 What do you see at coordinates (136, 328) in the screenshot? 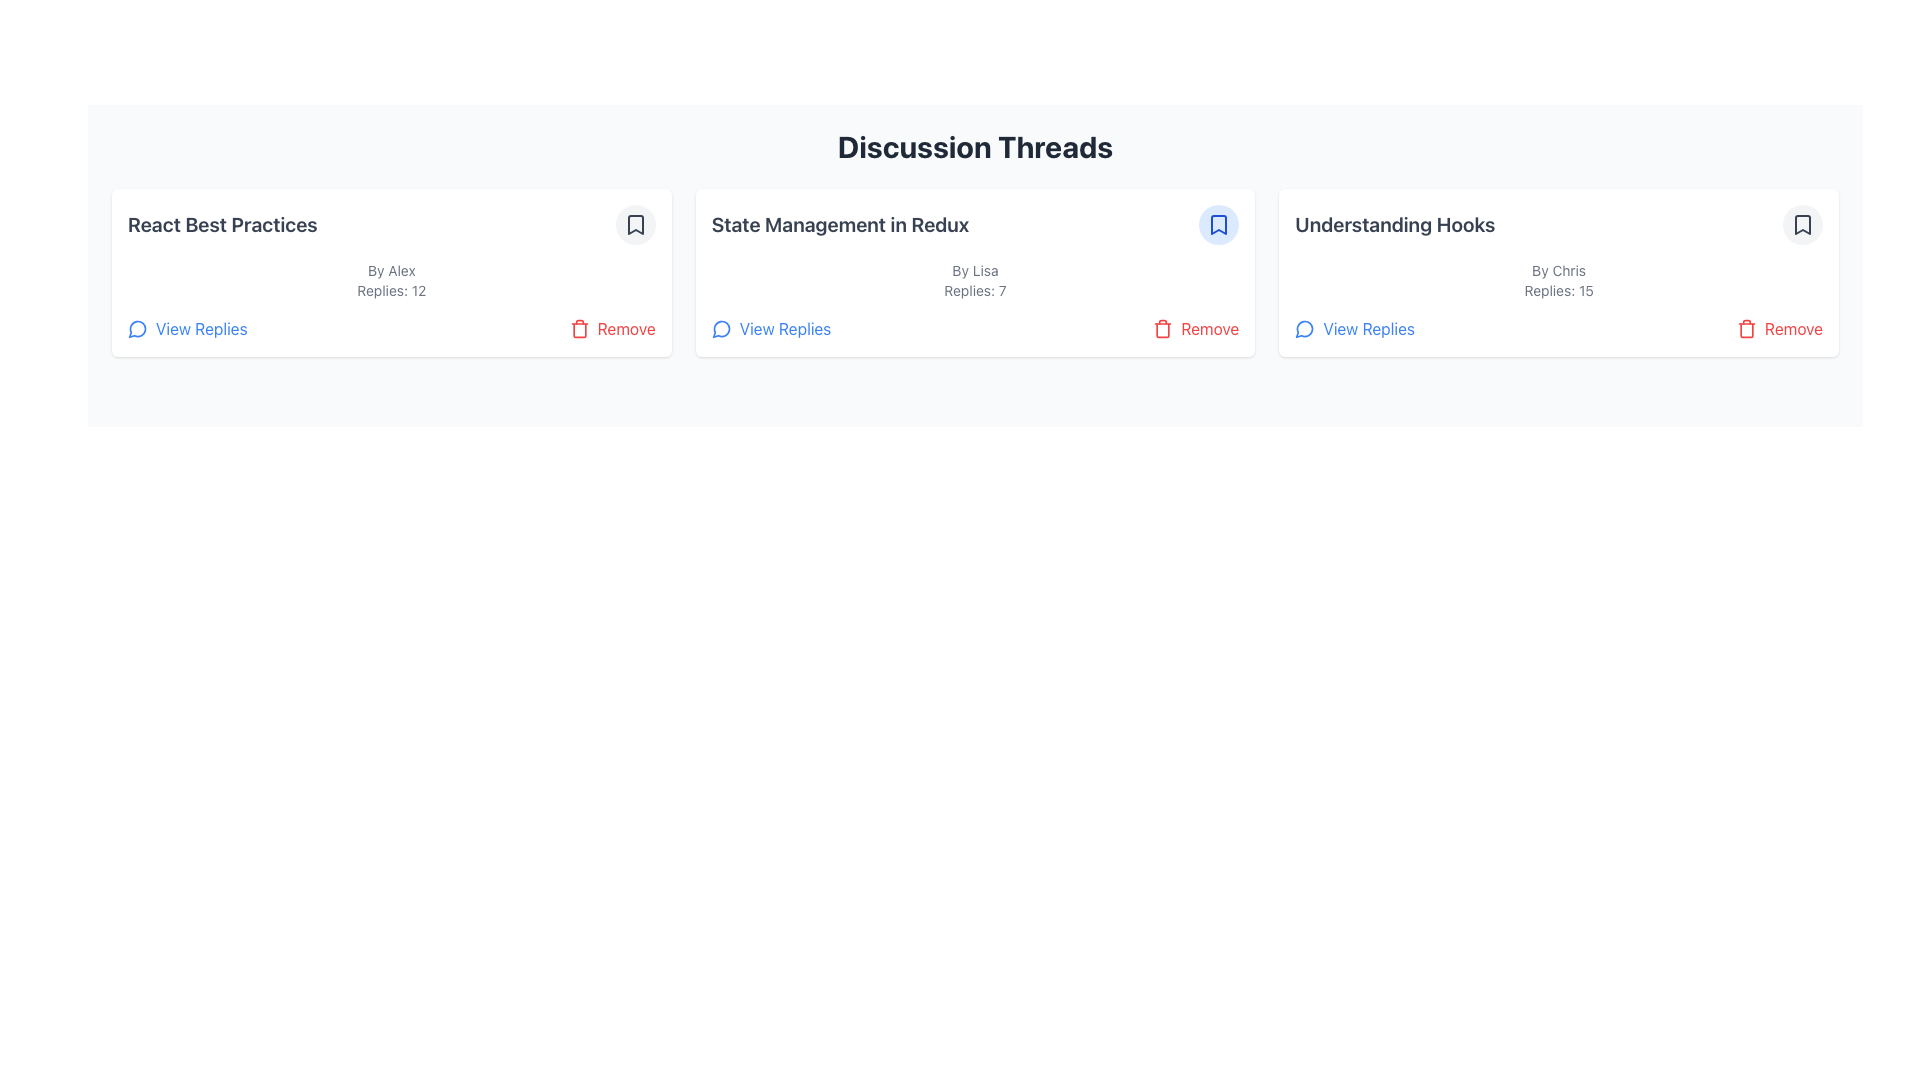
I see `the message/comment icon located in the discussion card titled 'React Best Practices', positioned in the top-left corner next to other text content` at bounding box center [136, 328].